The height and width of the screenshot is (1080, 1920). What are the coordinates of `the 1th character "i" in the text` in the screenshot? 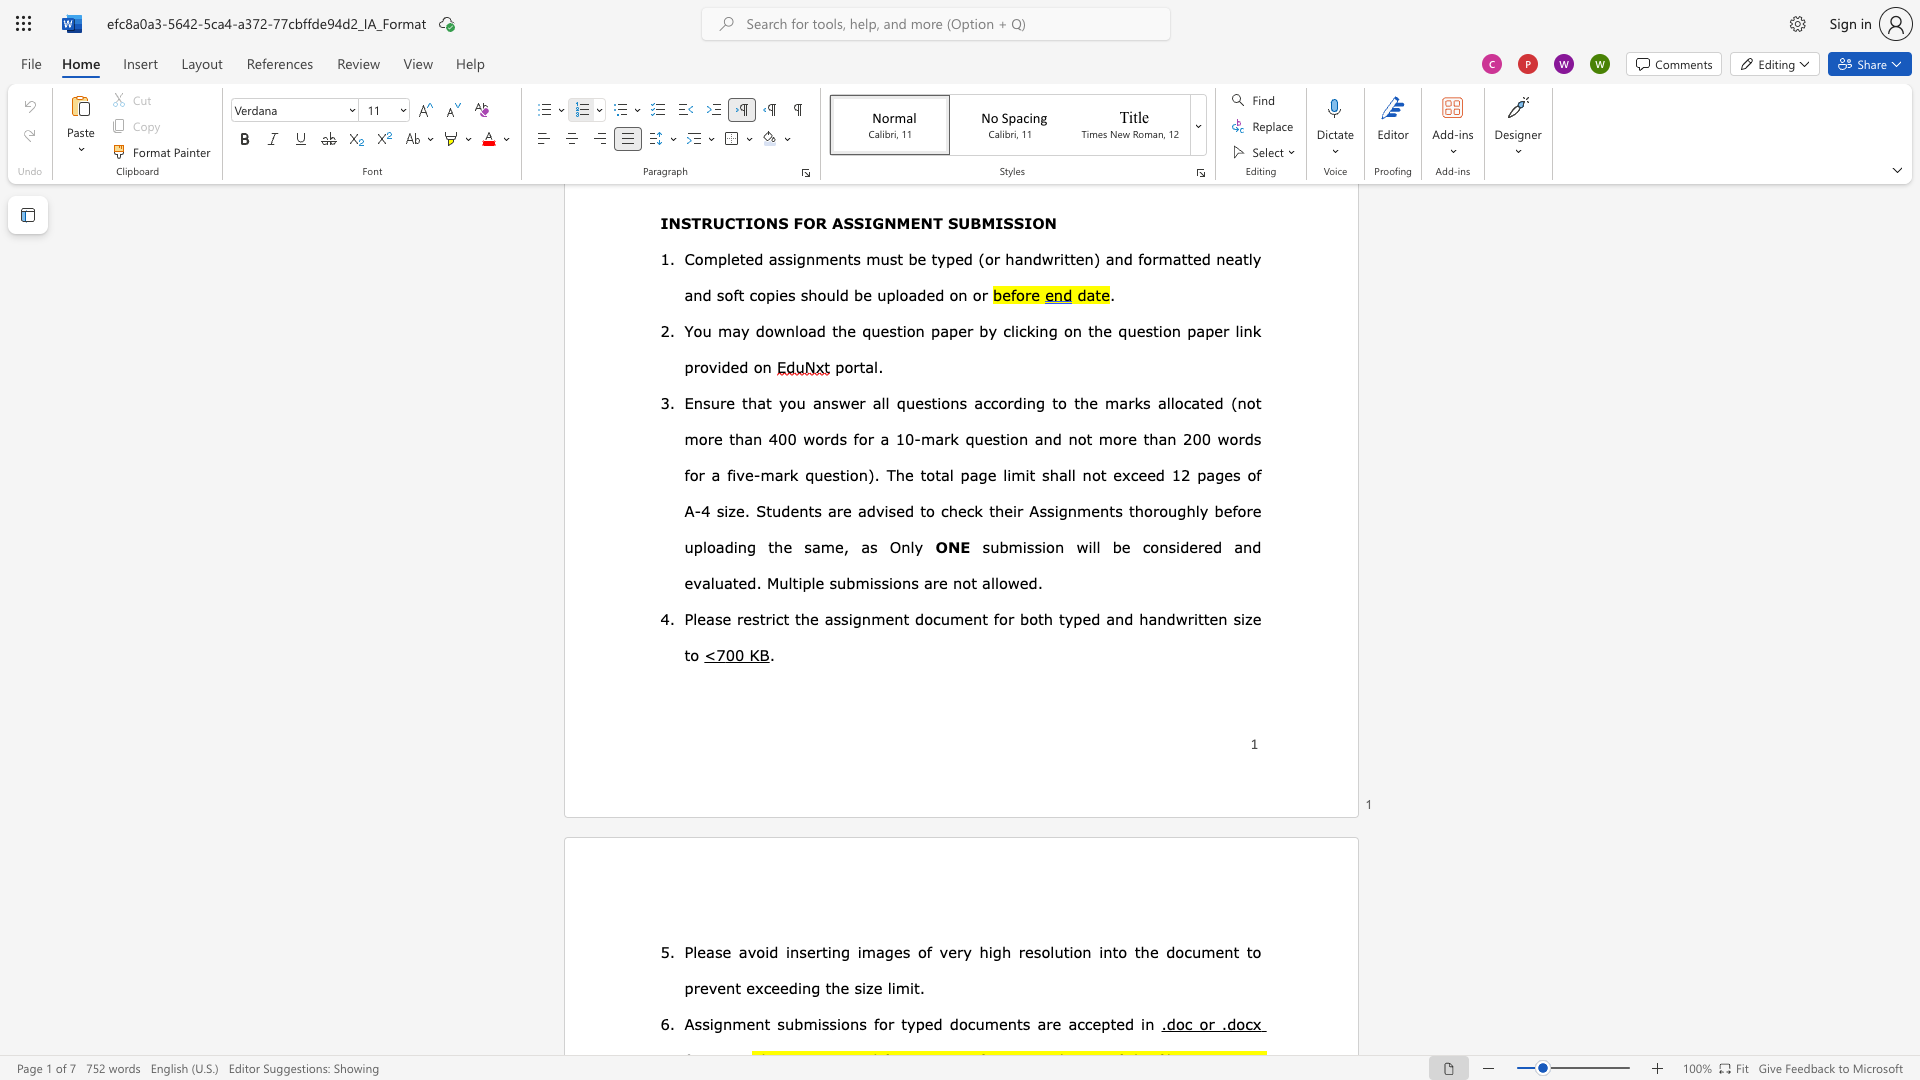 It's located at (711, 1023).